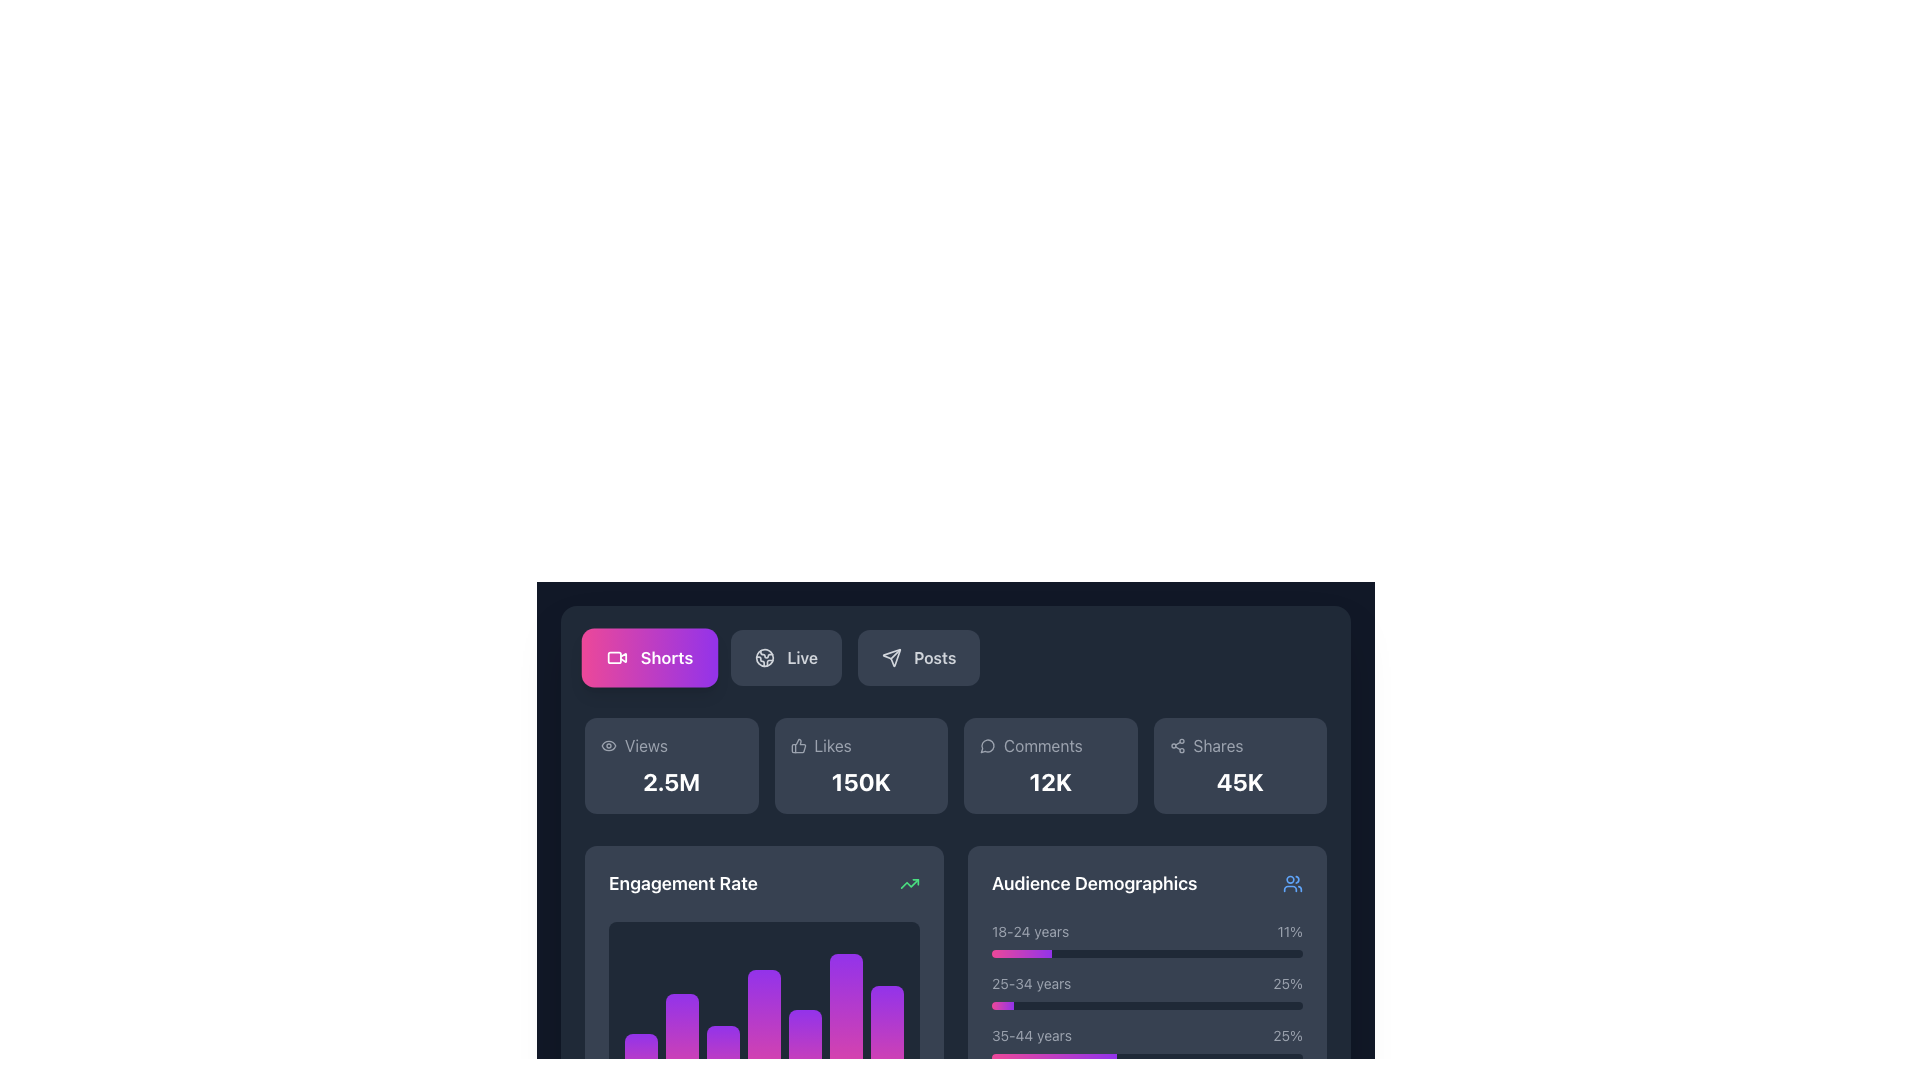 This screenshot has height=1080, width=1920. I want to click on the text label 'Posts' which is styled in a bold font and located inside a button with a dark background, positioned to the right of two other buttons labeled 'Shorts' and 'Live', so click(934, 658).